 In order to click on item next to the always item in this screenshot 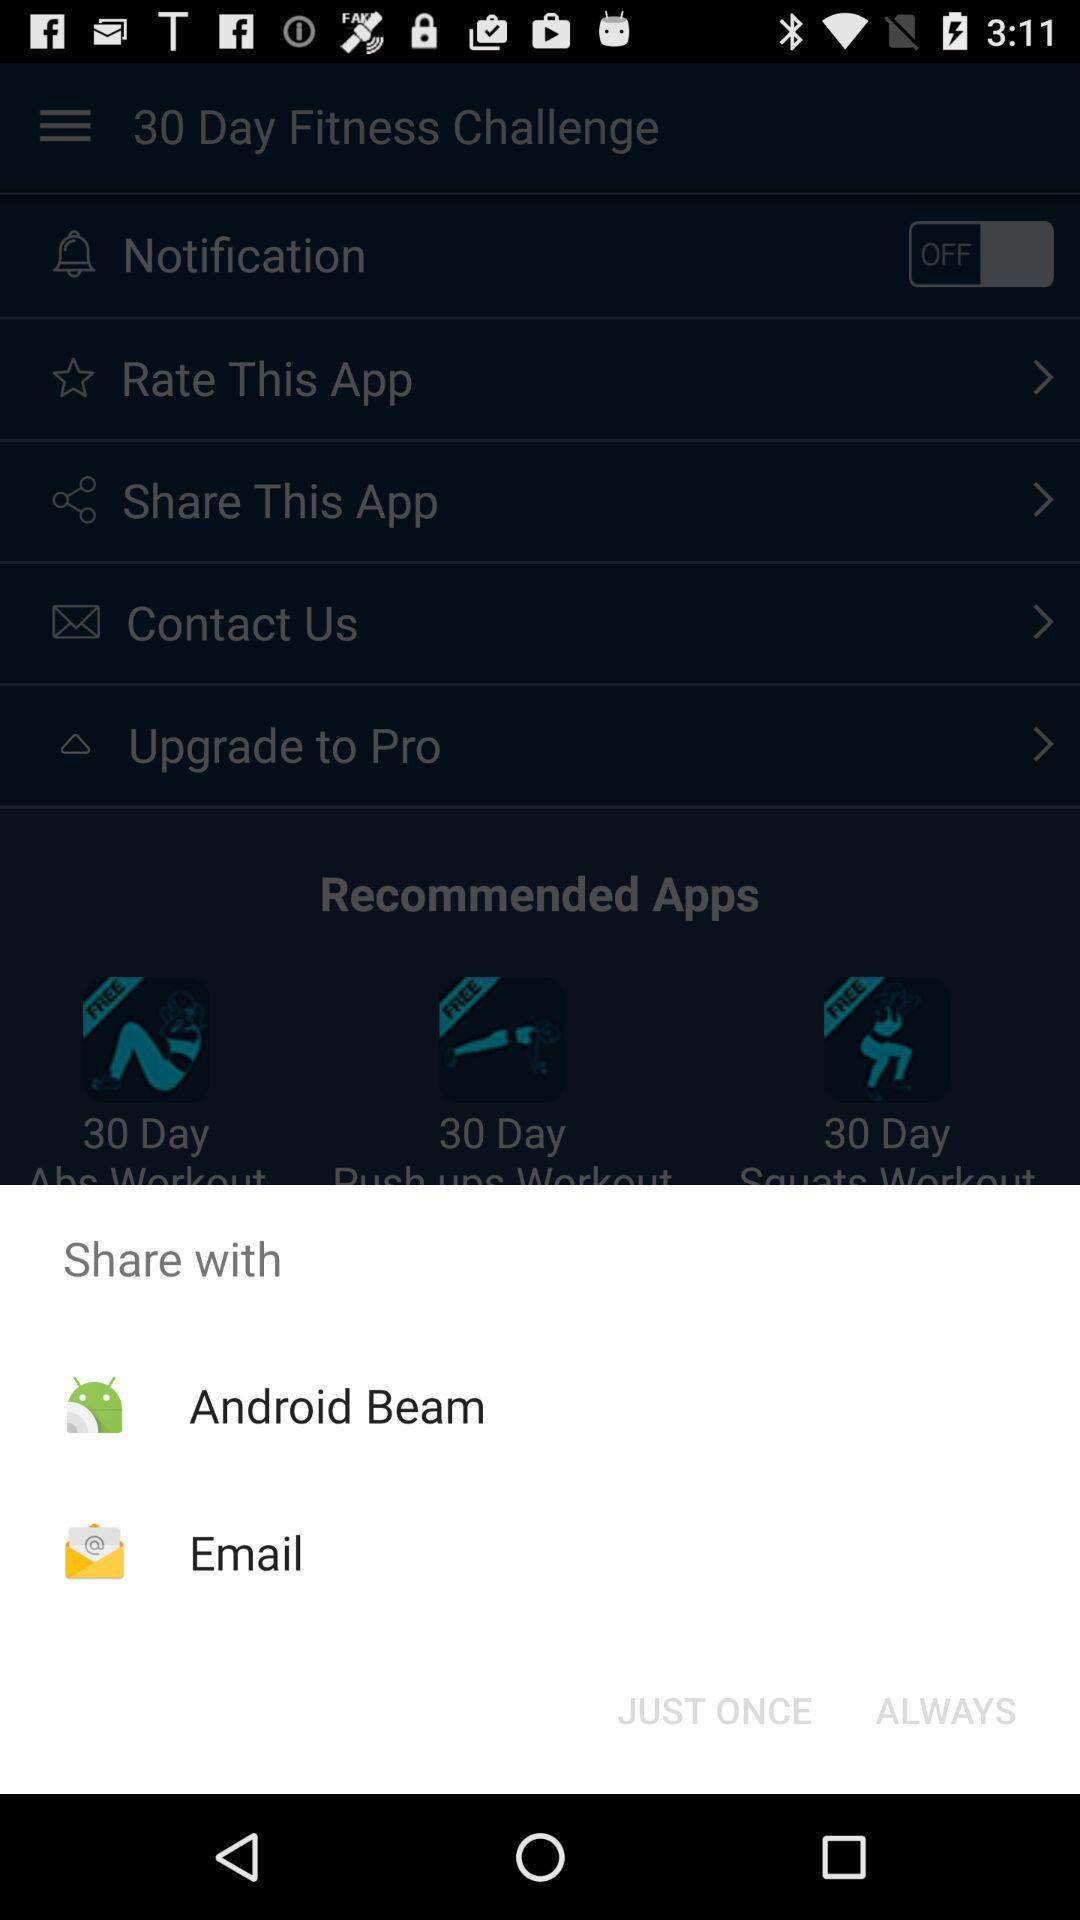, I will do `click(713, 1708)`.